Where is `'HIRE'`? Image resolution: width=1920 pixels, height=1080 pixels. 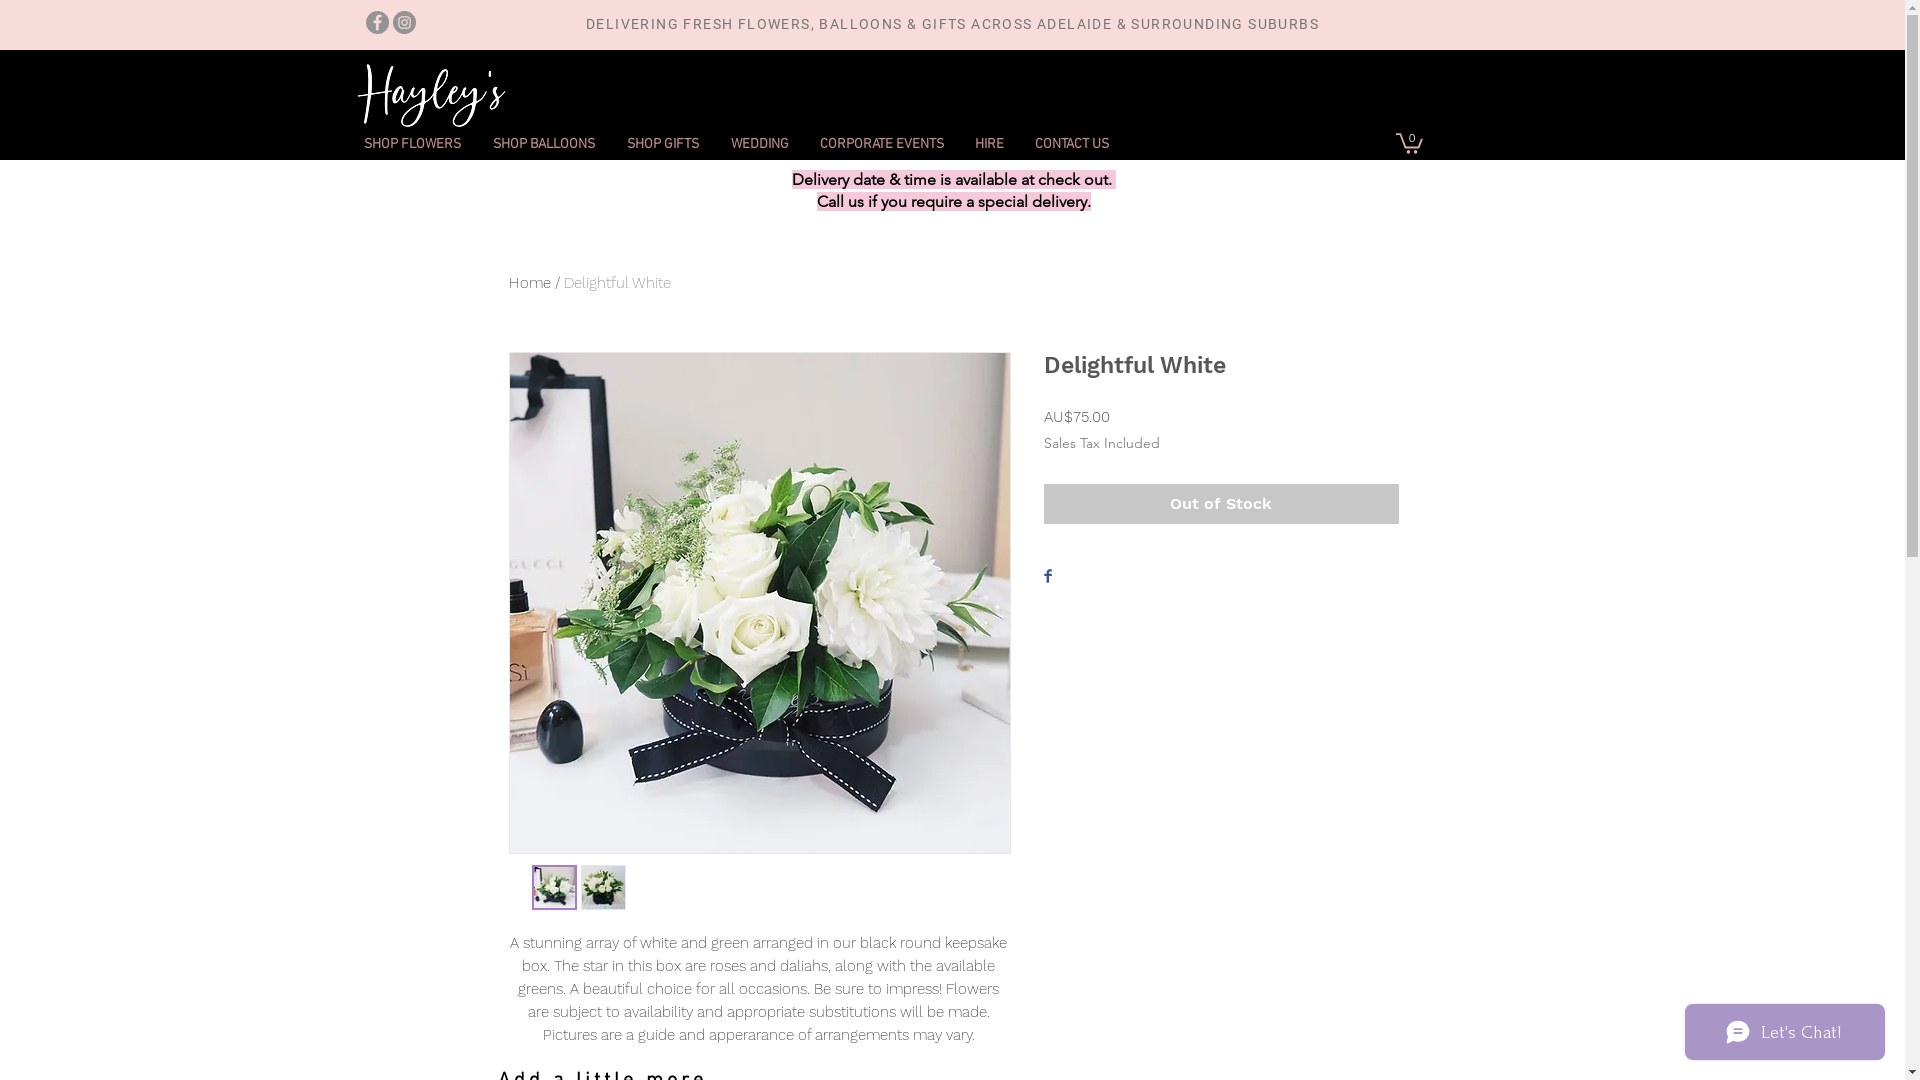
'HIRE' is located at coordinates (988, 143).